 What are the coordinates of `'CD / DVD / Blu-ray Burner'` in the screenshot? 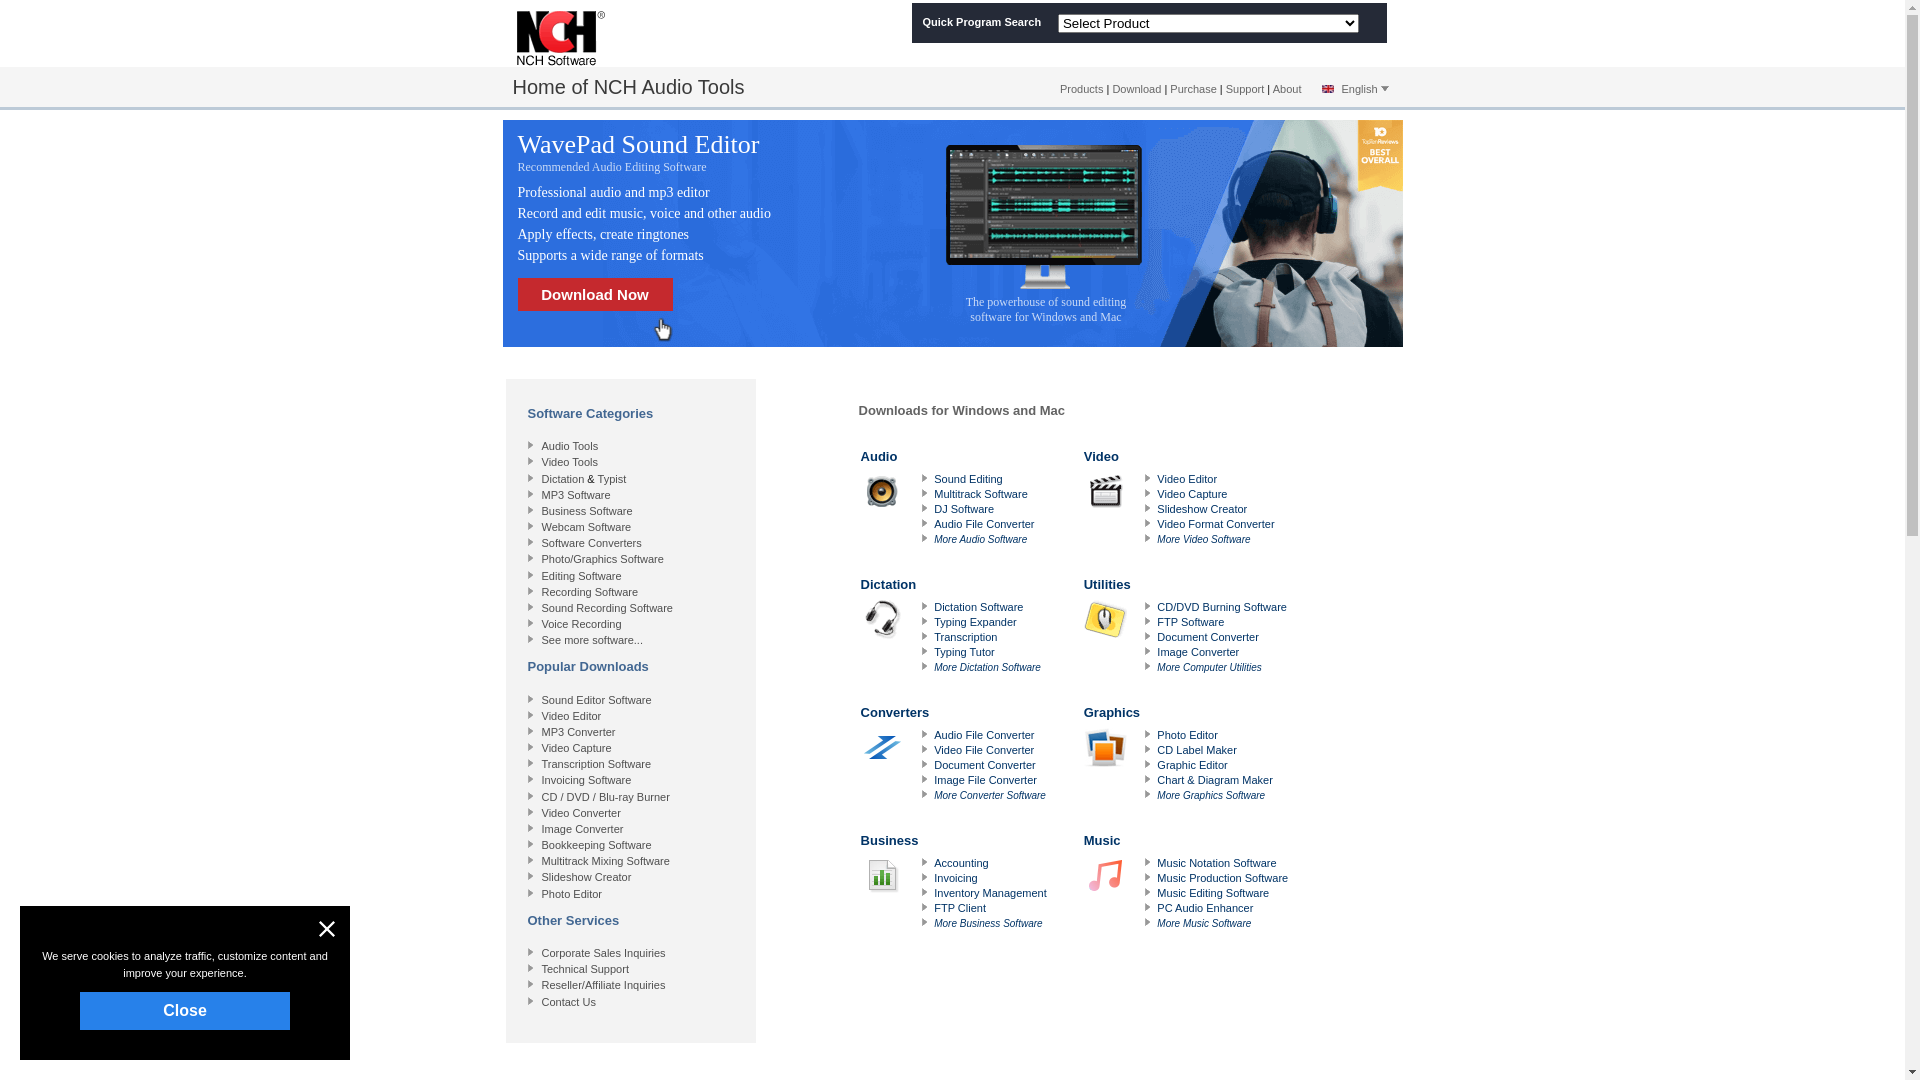 It's located at (604, 796).